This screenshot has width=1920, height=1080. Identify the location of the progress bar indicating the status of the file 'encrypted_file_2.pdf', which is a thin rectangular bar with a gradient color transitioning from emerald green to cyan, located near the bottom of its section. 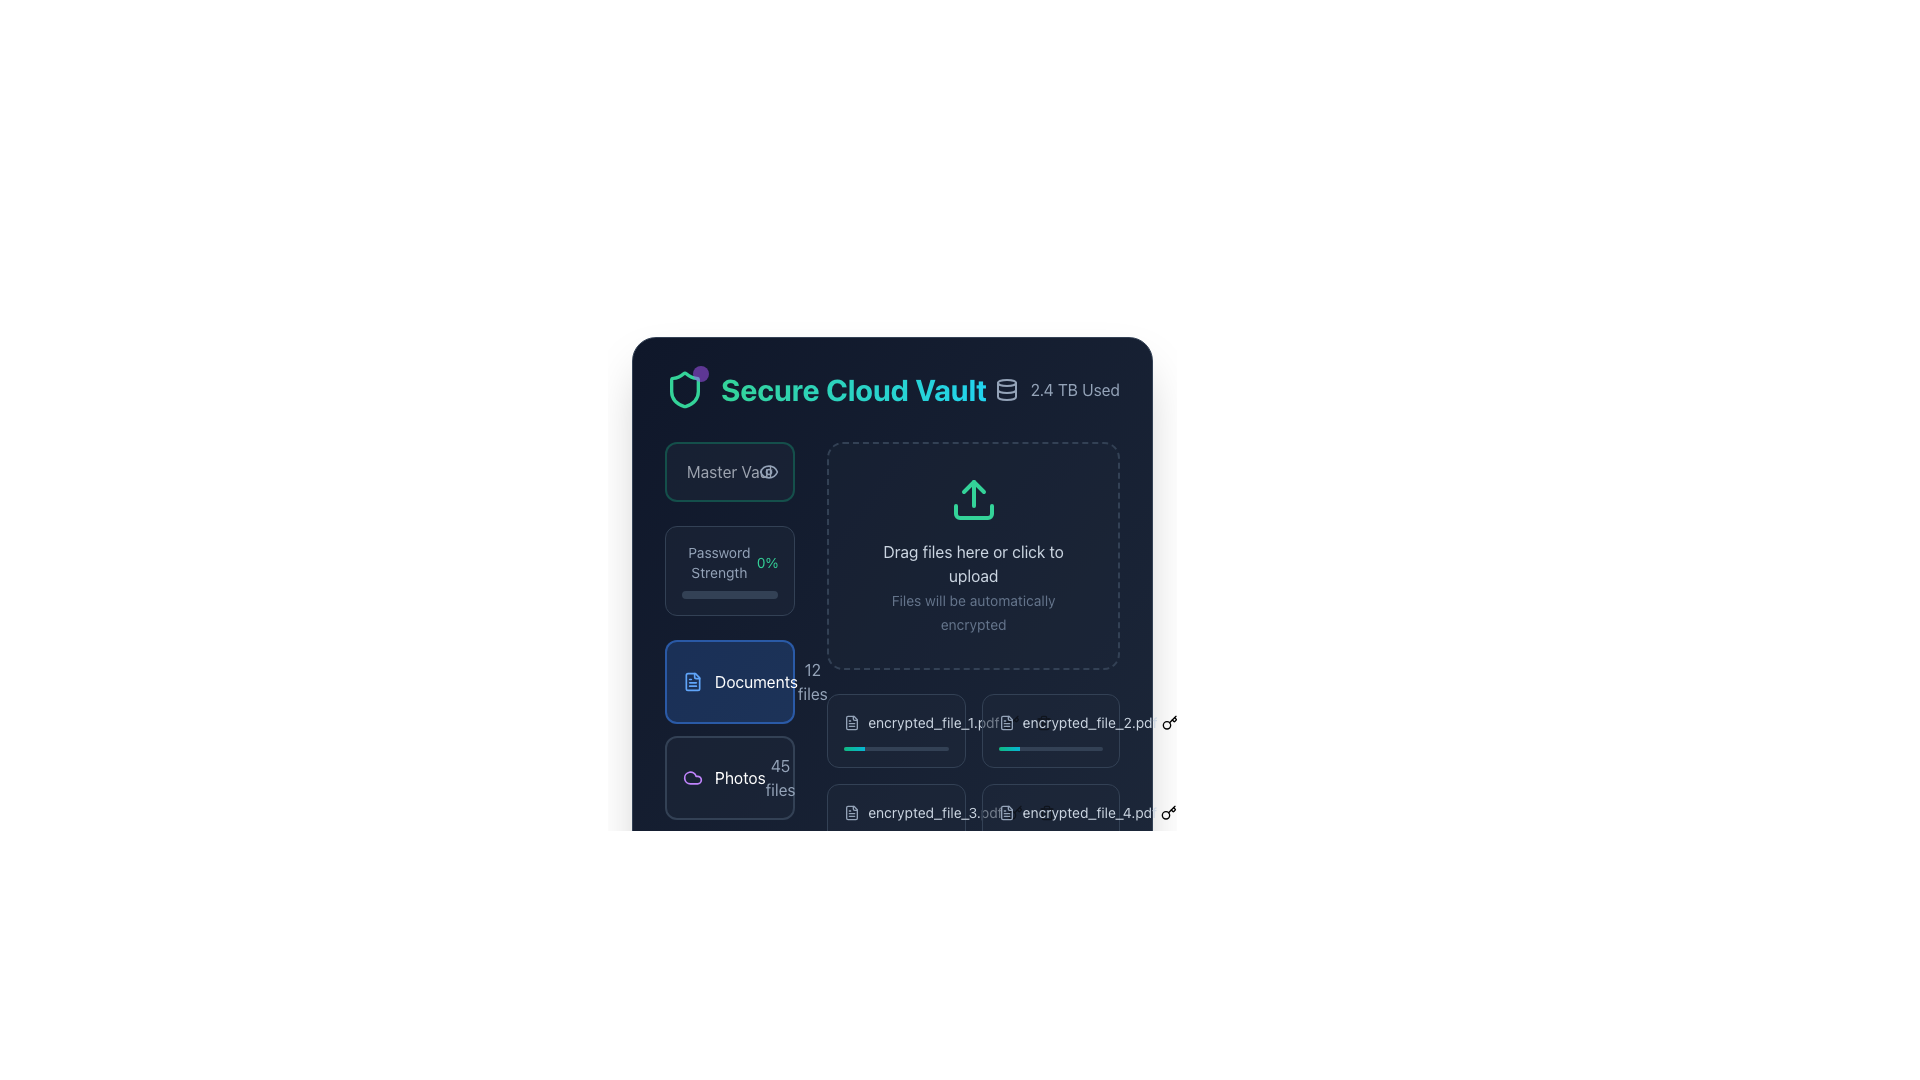
(1049, 748).